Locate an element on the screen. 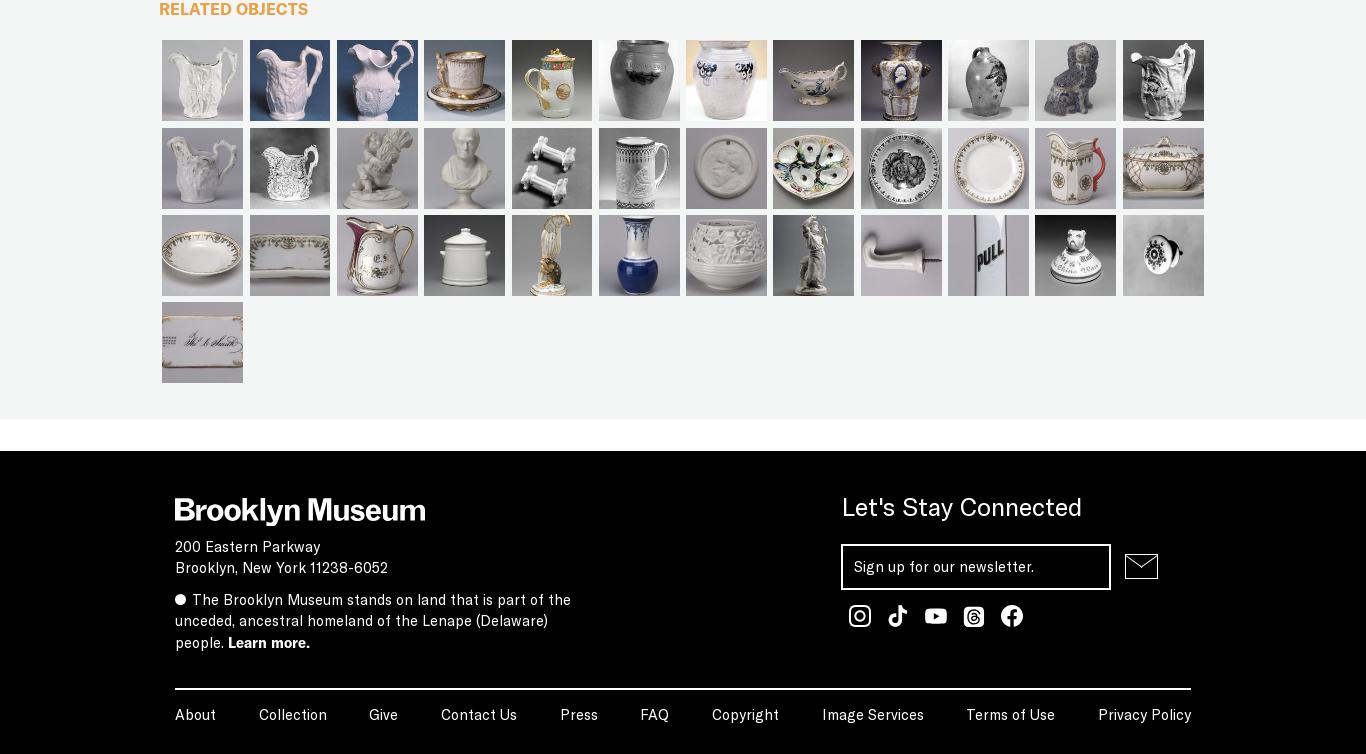 The height and width of the screenshot is (754, 1366). 'Image Services' is located at coordinates (871, 712).